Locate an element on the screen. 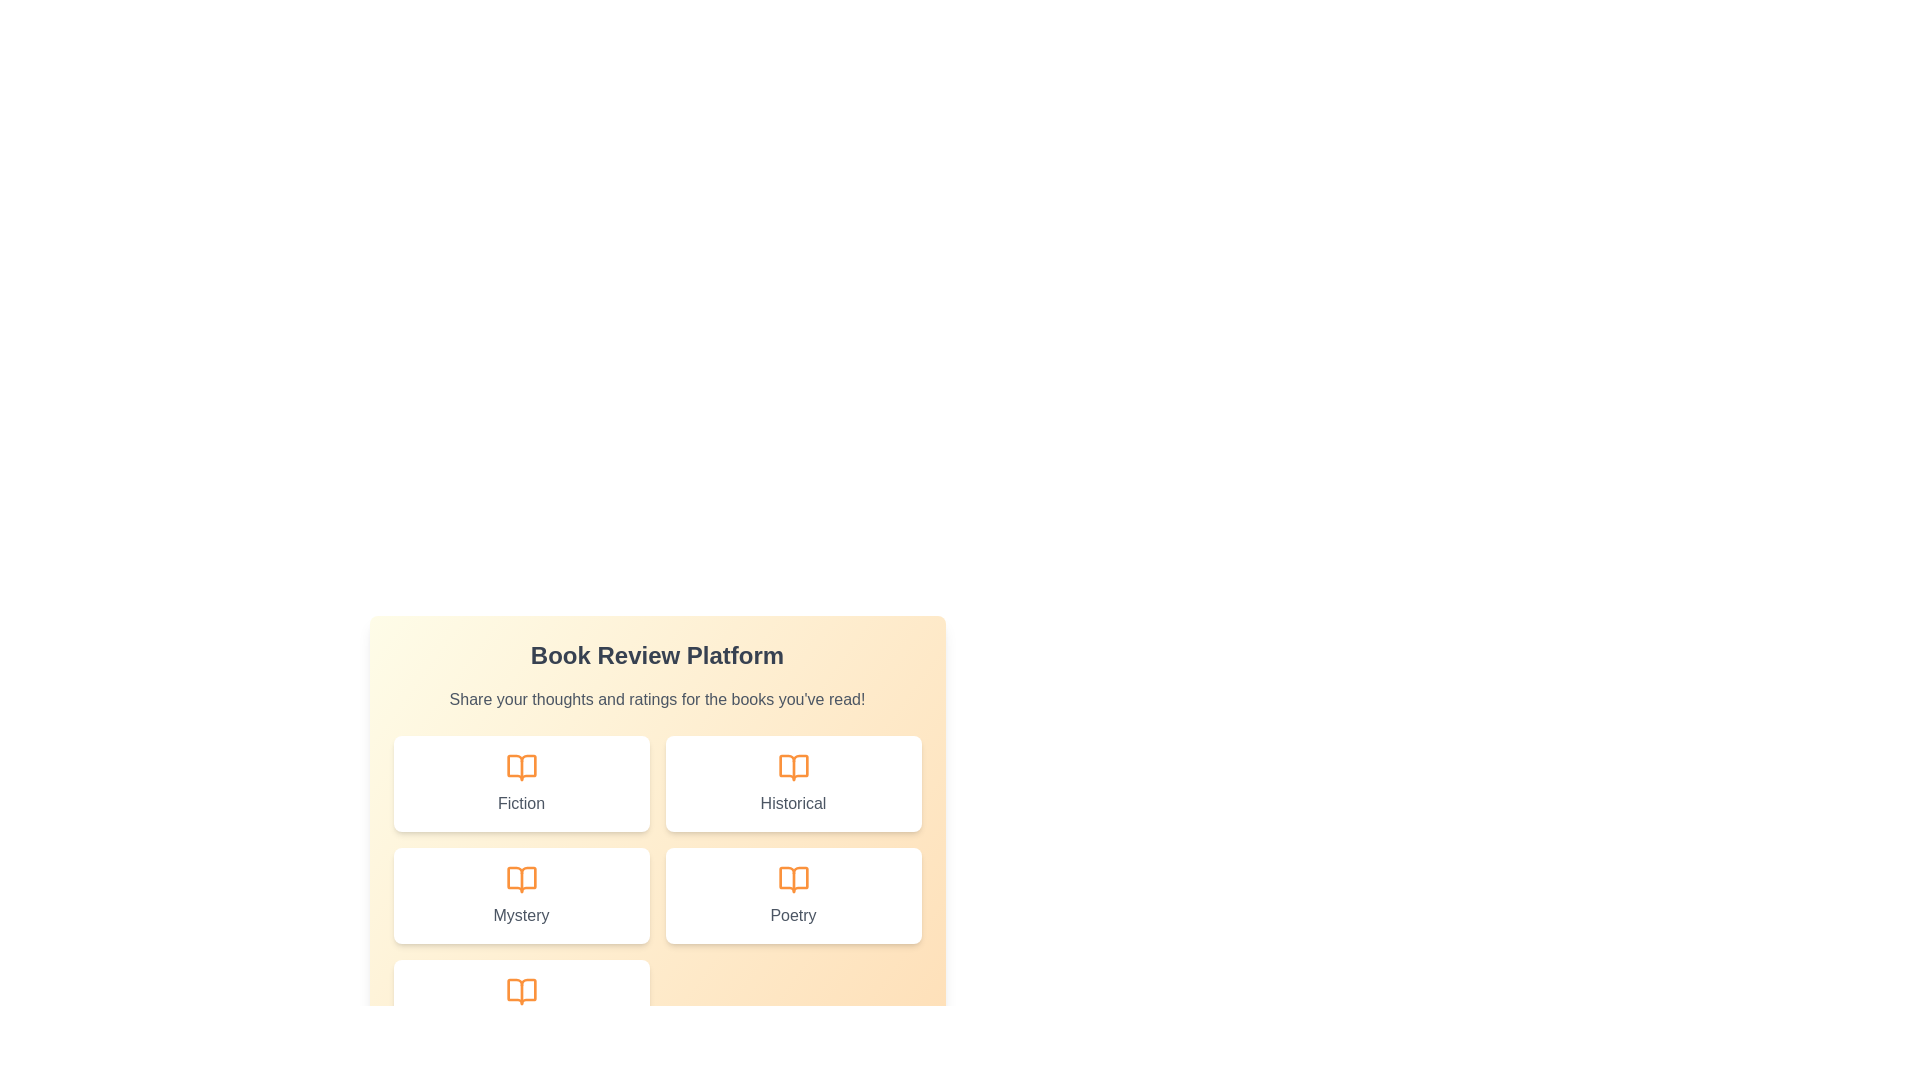 This screenshot has height=1080, width=1920. the book icon representing the 'Historical' section, which is located in the upper-right quadrant of the card grid is located at coordinates (792, 766).